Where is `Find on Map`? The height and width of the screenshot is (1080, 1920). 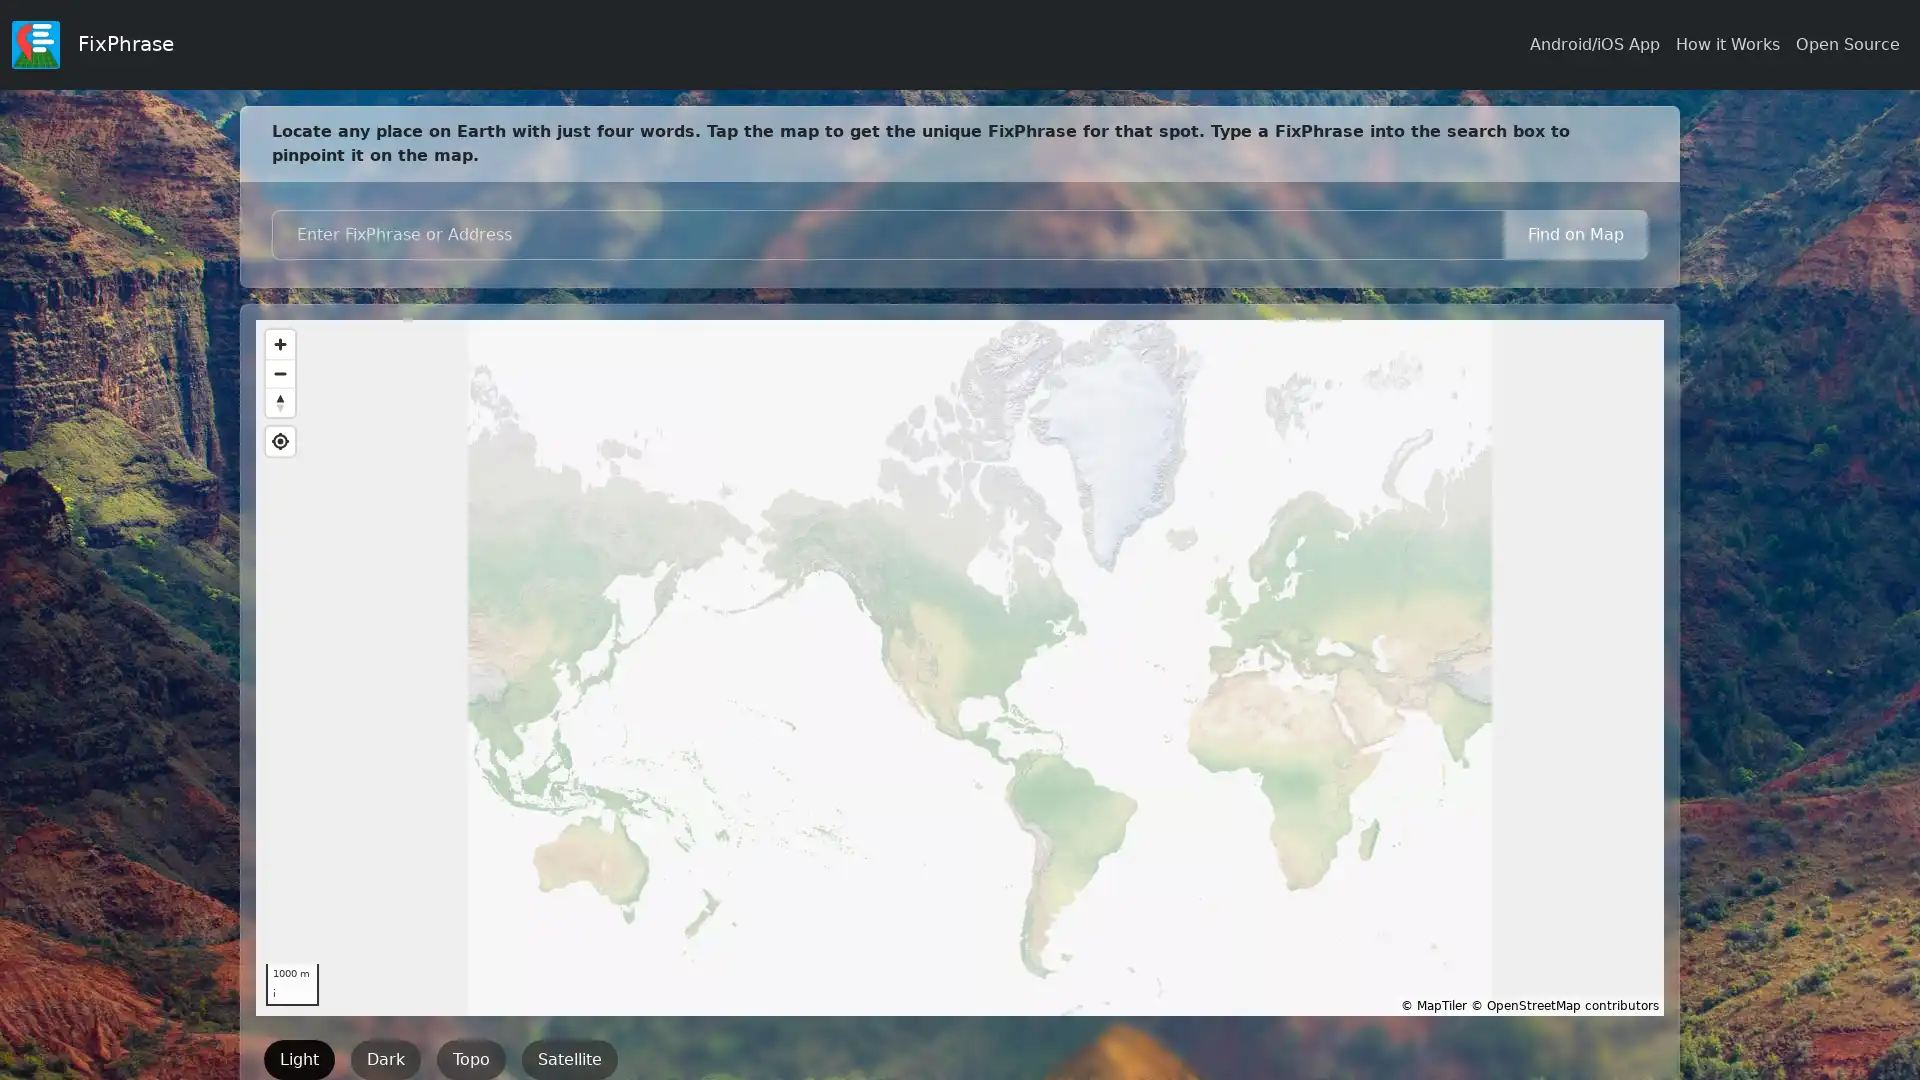
Find on Map is located at coordinates (1574, 234).